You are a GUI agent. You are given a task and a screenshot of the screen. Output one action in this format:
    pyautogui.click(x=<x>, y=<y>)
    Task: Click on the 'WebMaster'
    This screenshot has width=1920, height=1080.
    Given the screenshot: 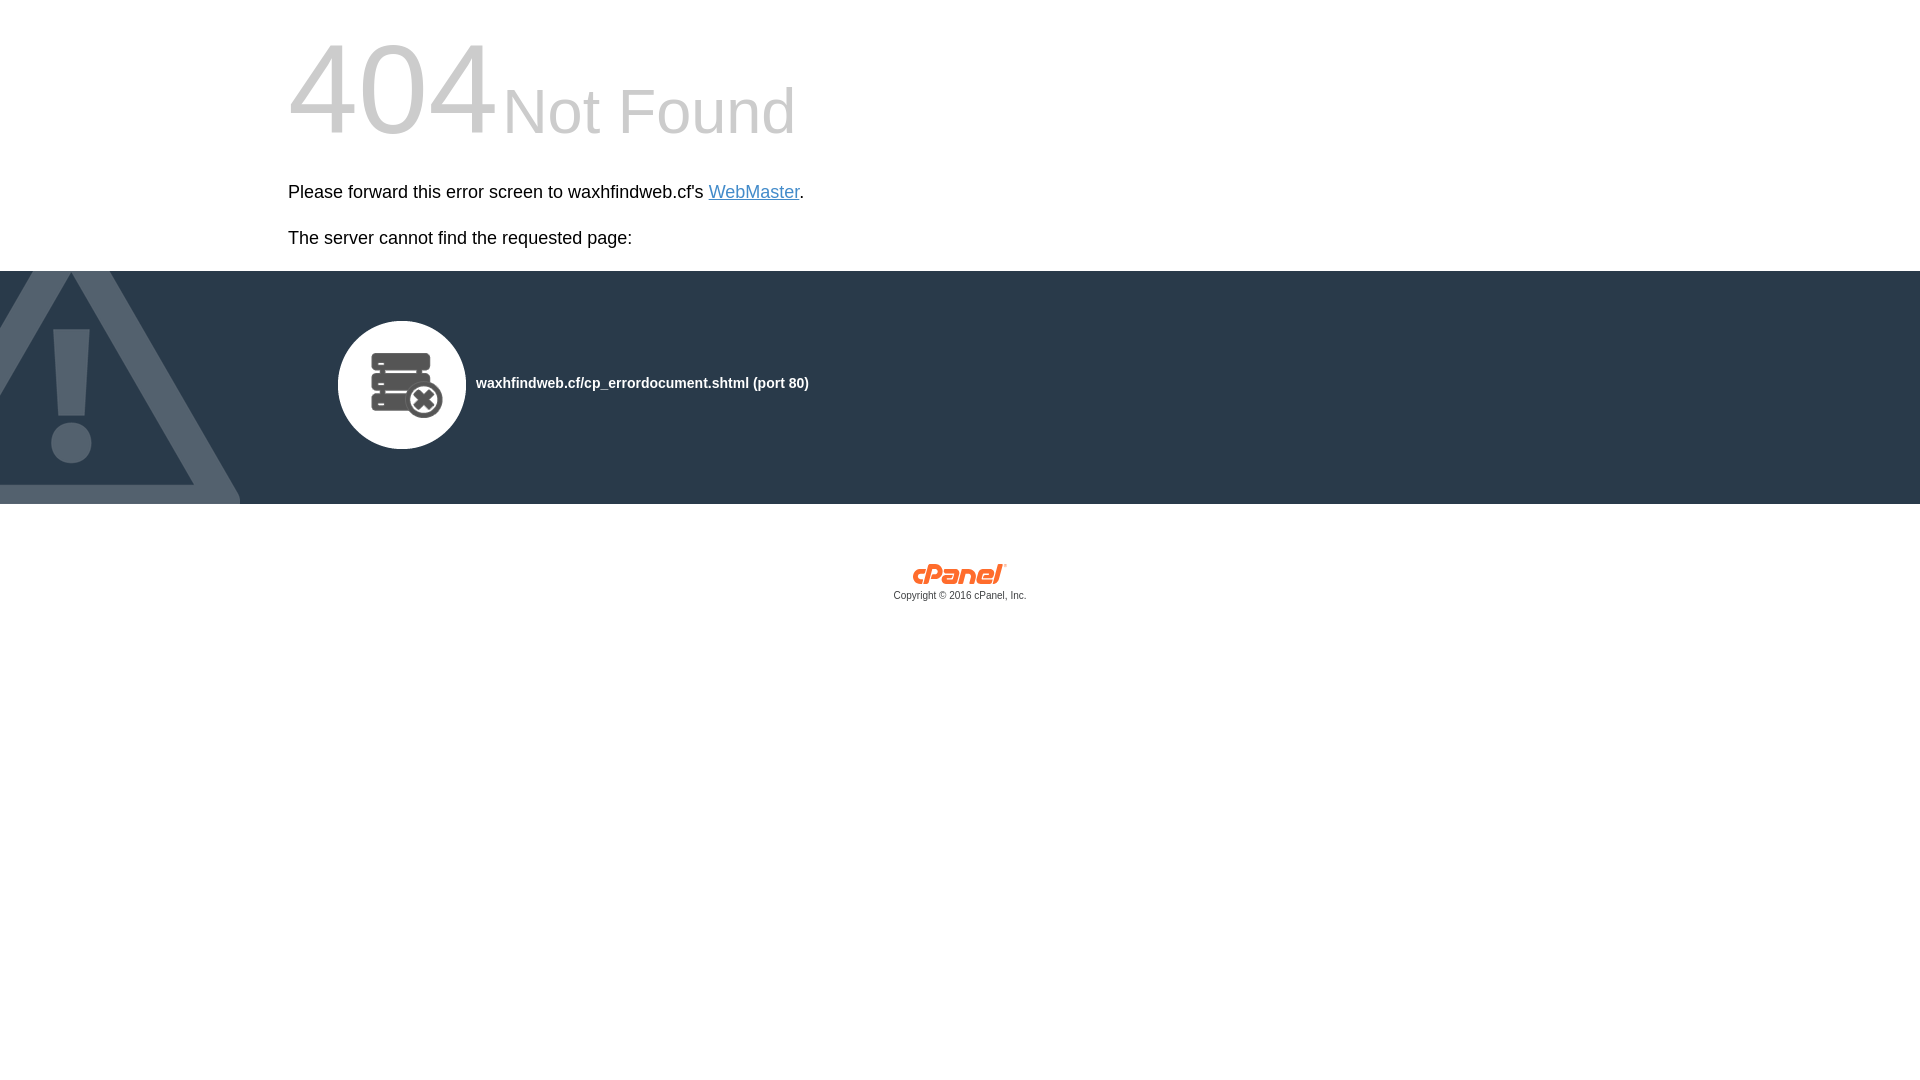 What is the action you would take?
    pyautogui.click(x=753, y=192)
    